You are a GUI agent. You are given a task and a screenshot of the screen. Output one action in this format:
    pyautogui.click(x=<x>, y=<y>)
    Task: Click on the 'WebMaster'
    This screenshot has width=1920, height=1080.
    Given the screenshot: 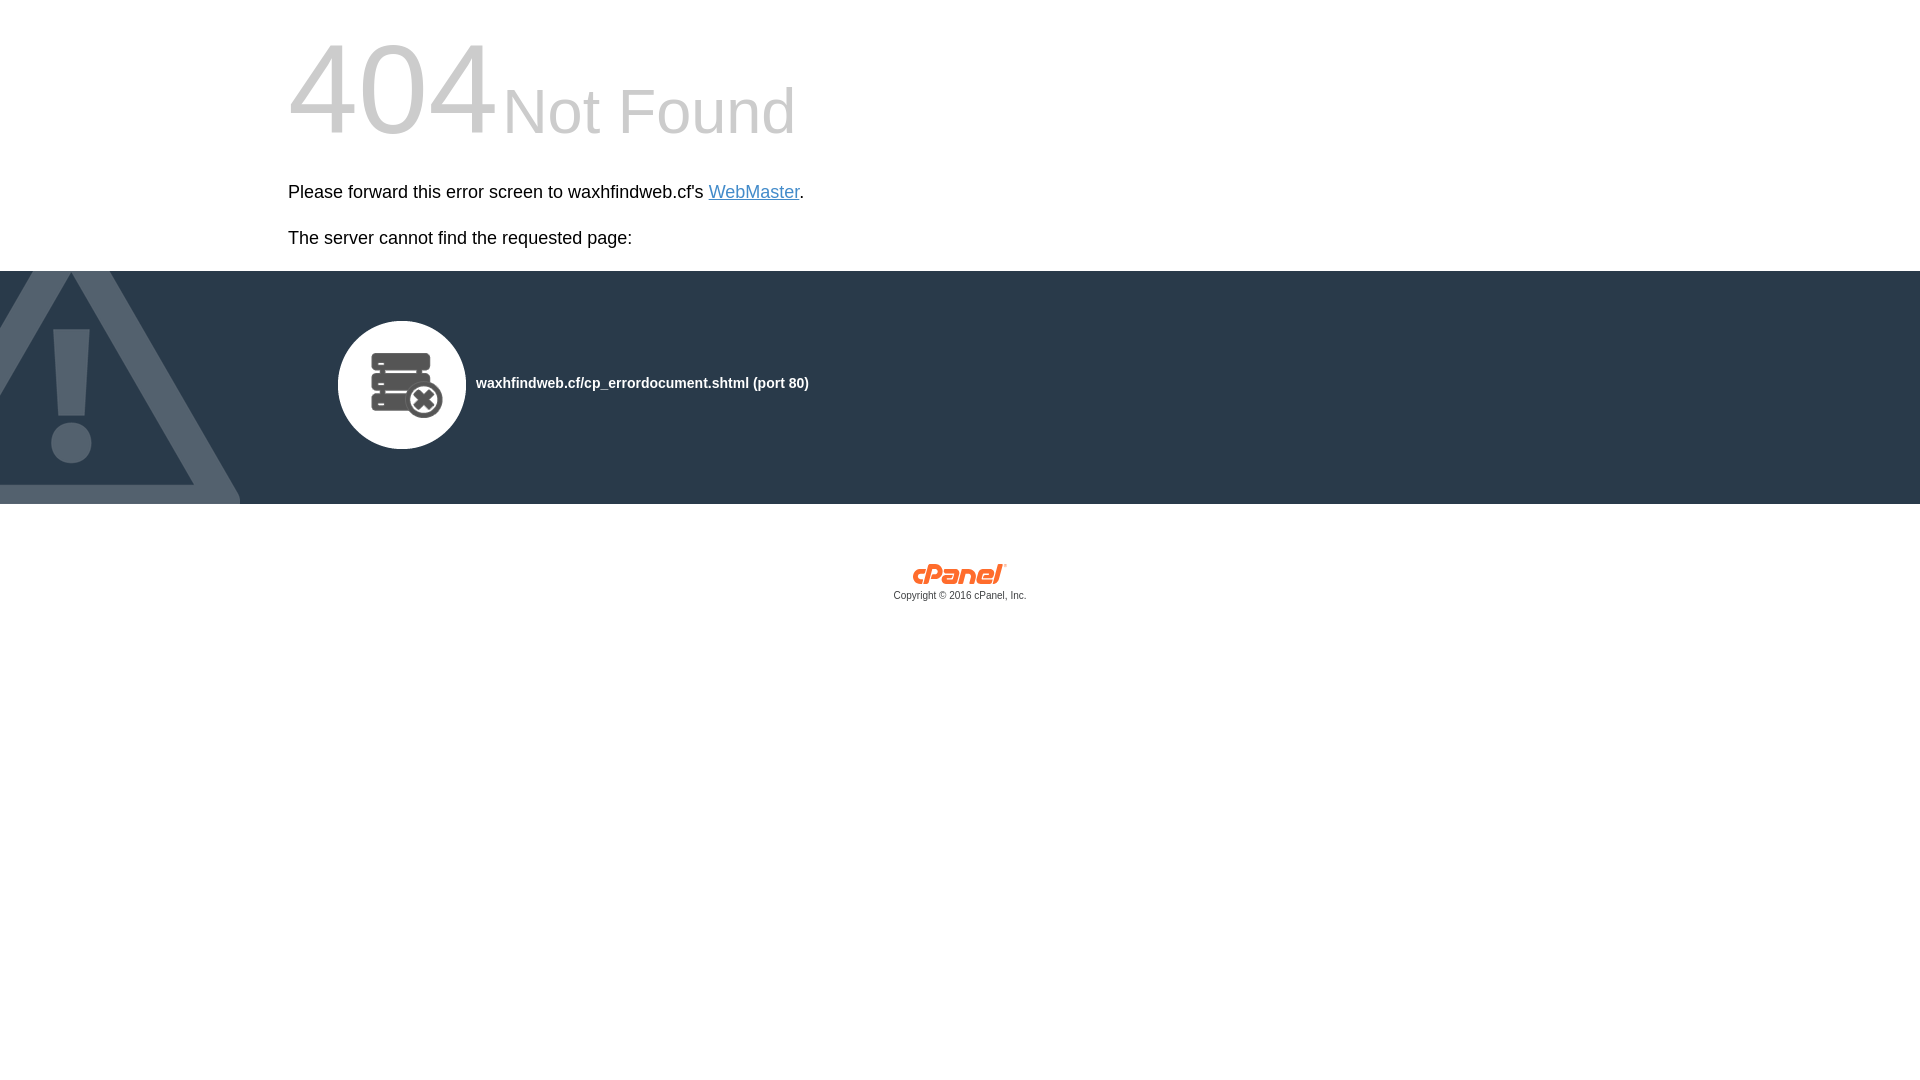 What is the action you would take?
    pyautogui.click(x=753, y=192)
    